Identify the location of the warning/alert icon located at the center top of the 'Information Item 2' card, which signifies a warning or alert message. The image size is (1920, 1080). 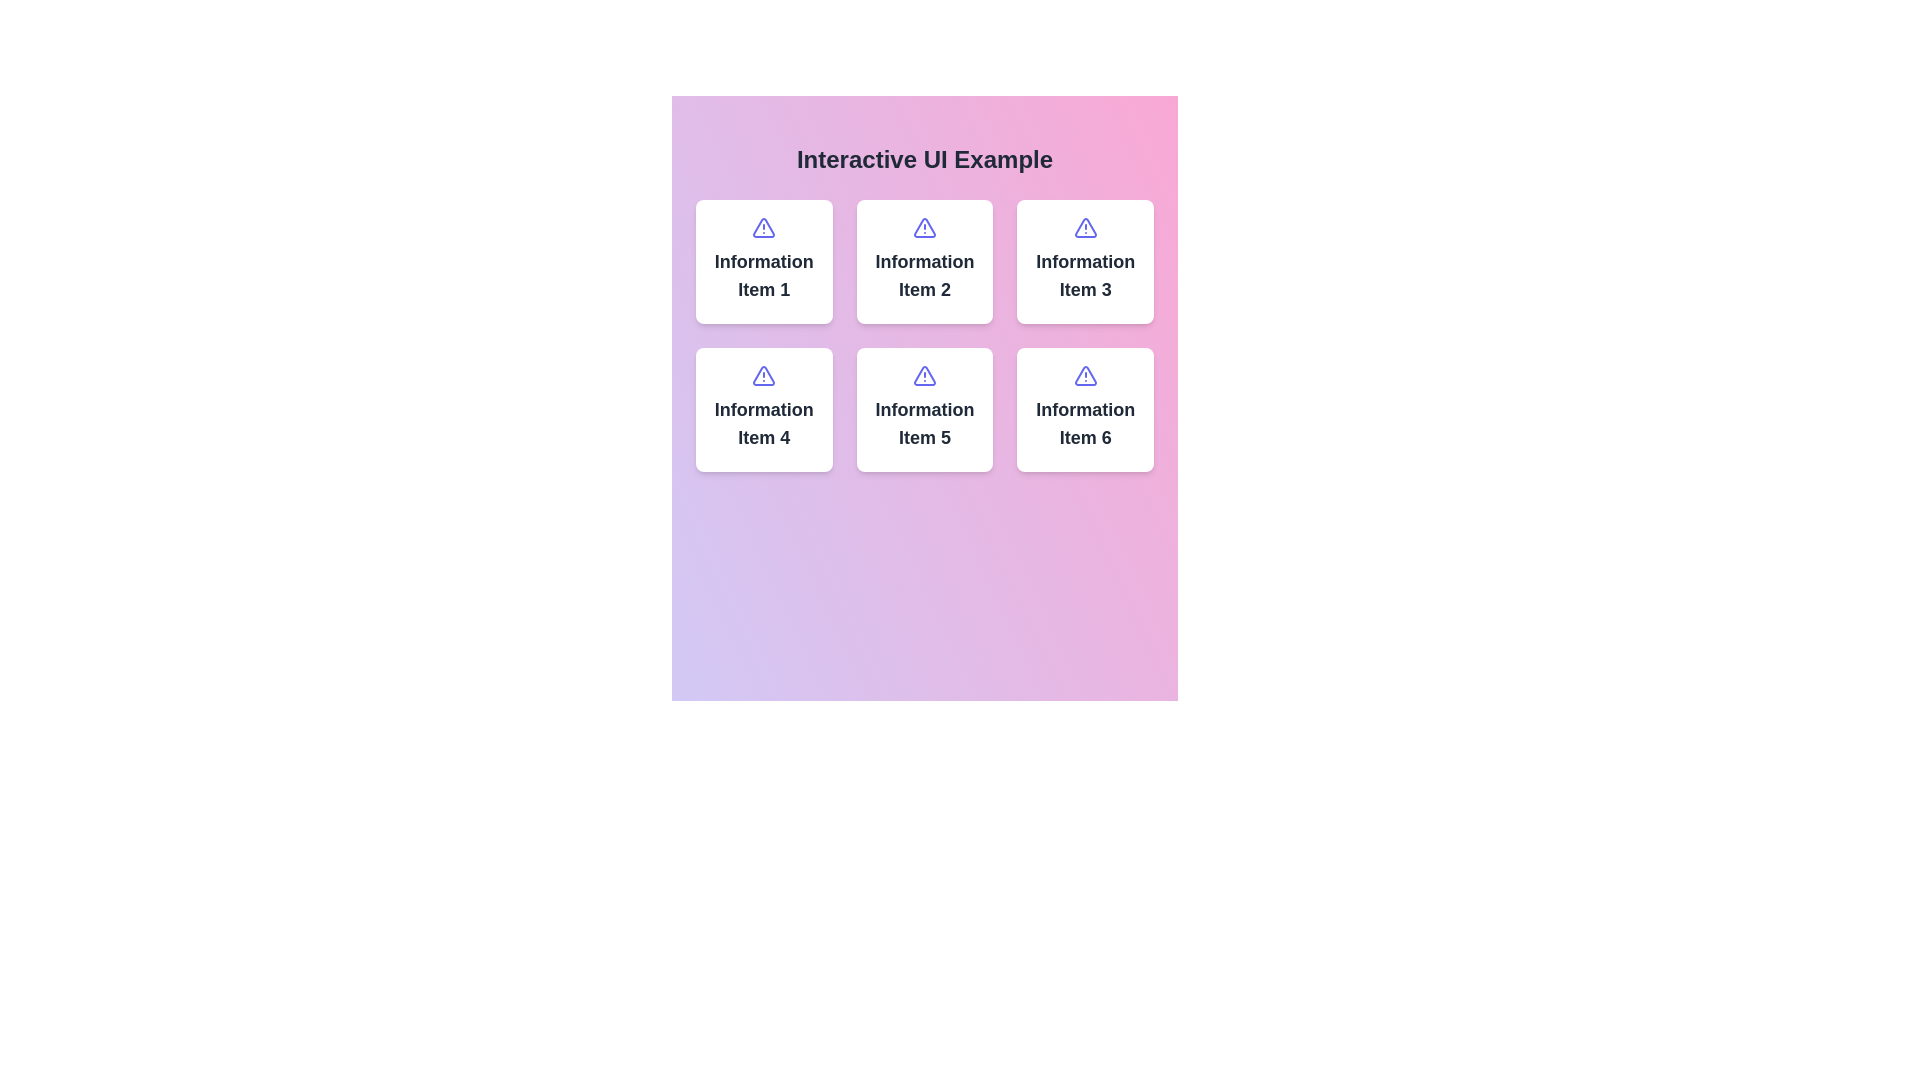
(924, 226).